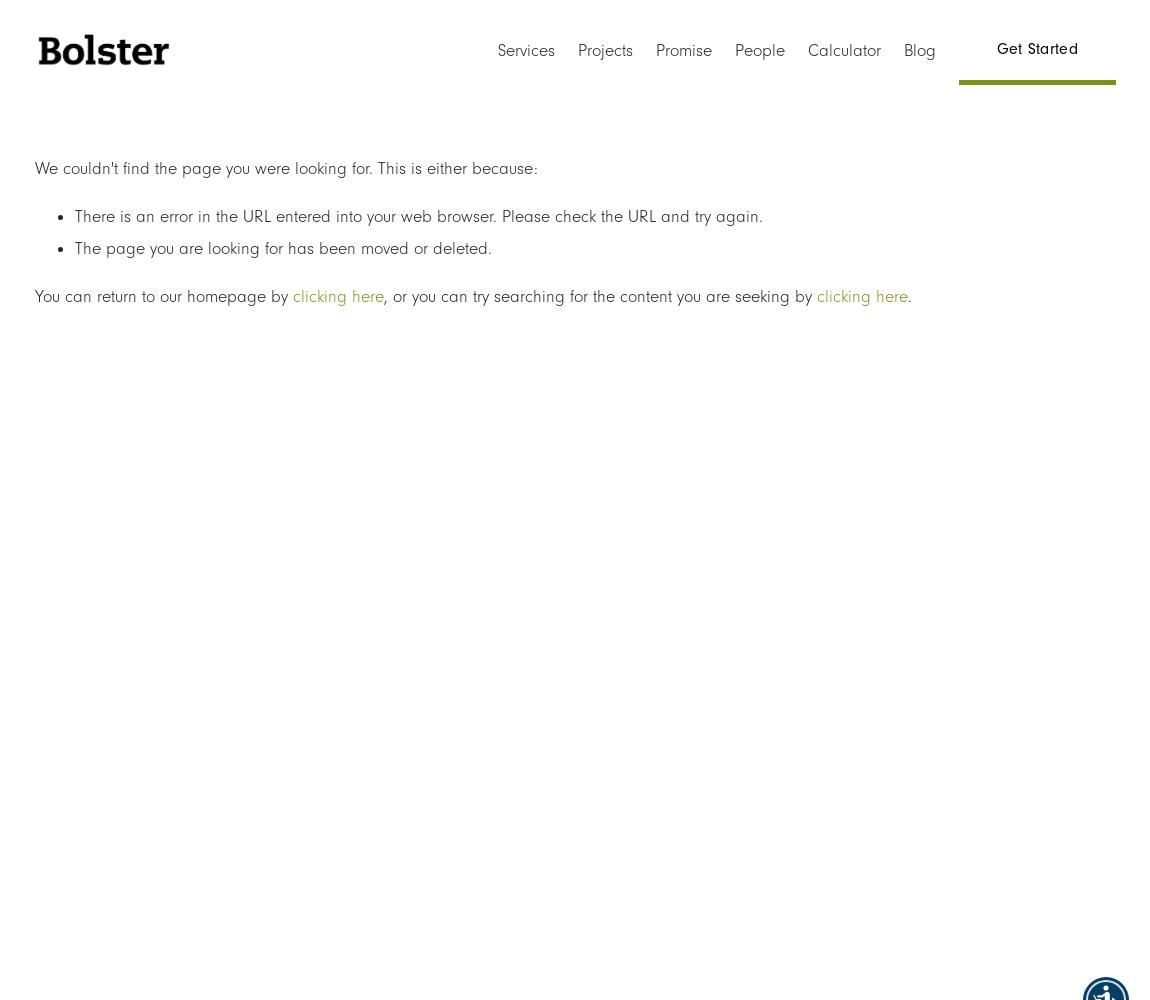 This screenshot has height=1000, width=1150. What do you see at coordinates (843, 50) in the screenshot?
I see `'Calculator'` at bounding box center [843, 50].